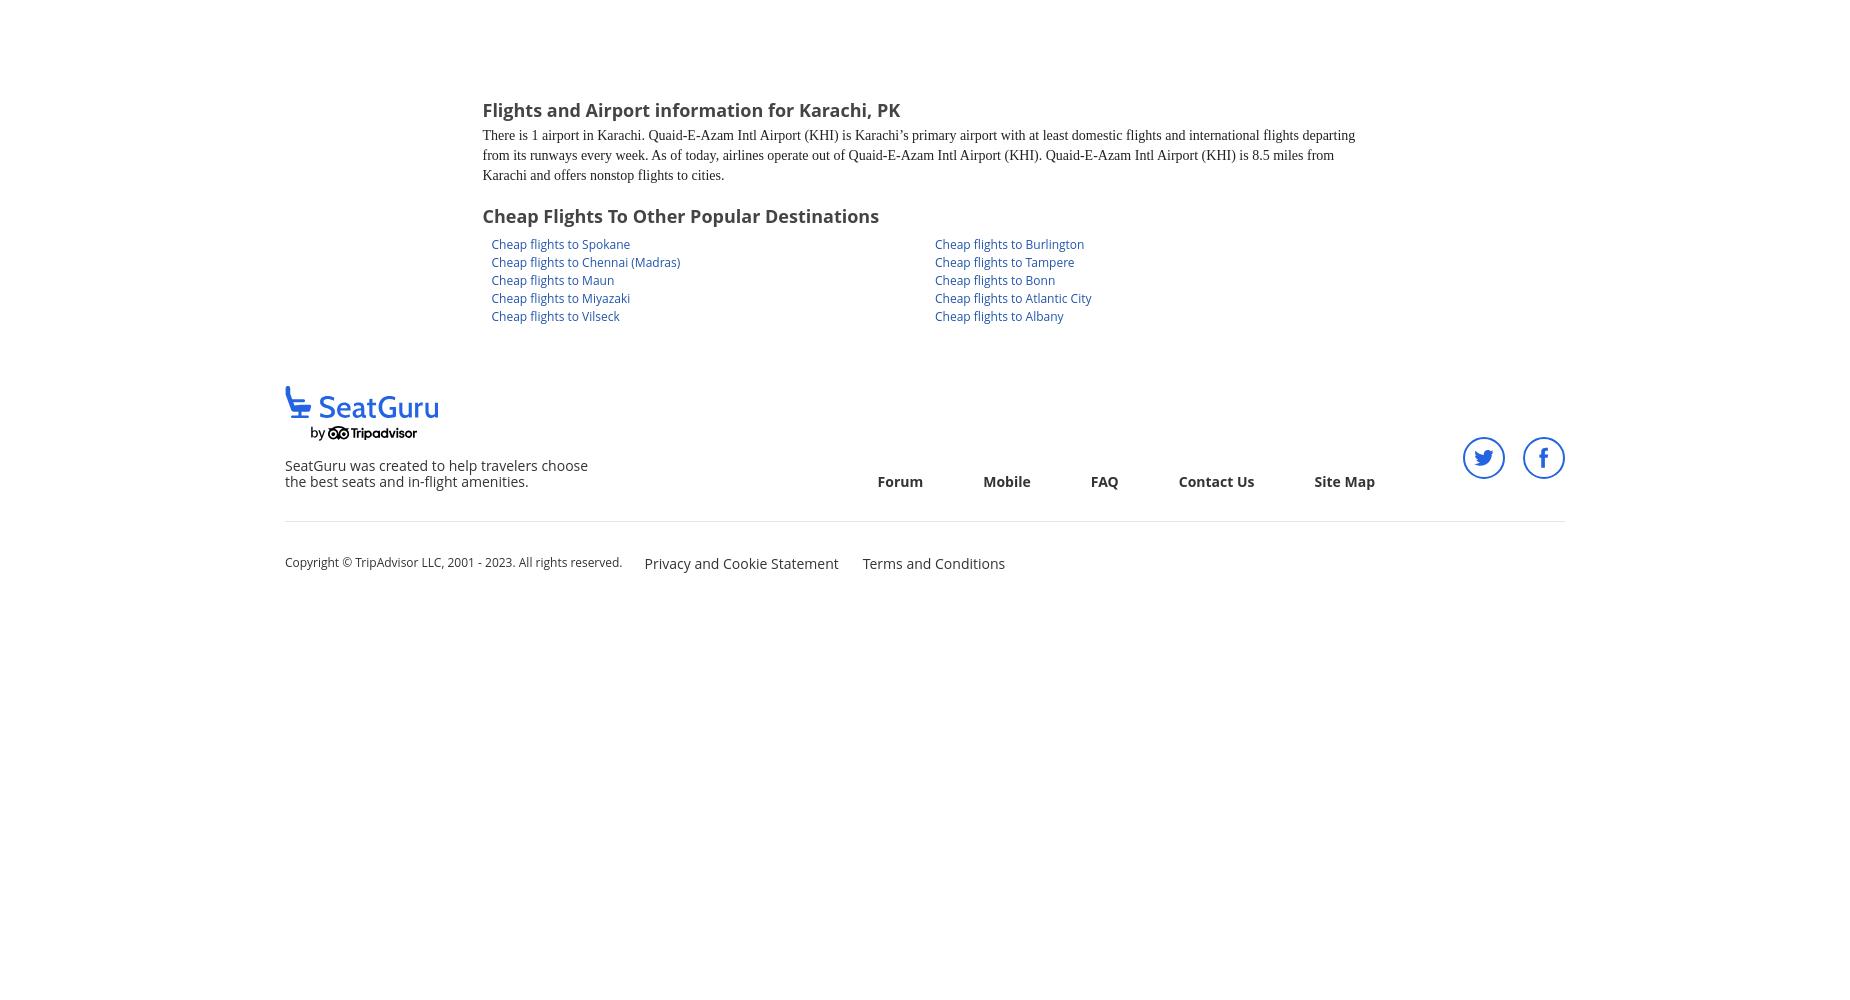  Describe the element at coordinates (740, 562) in the screenshot. I see `'Privacy and Cookie Statement'` at that location.